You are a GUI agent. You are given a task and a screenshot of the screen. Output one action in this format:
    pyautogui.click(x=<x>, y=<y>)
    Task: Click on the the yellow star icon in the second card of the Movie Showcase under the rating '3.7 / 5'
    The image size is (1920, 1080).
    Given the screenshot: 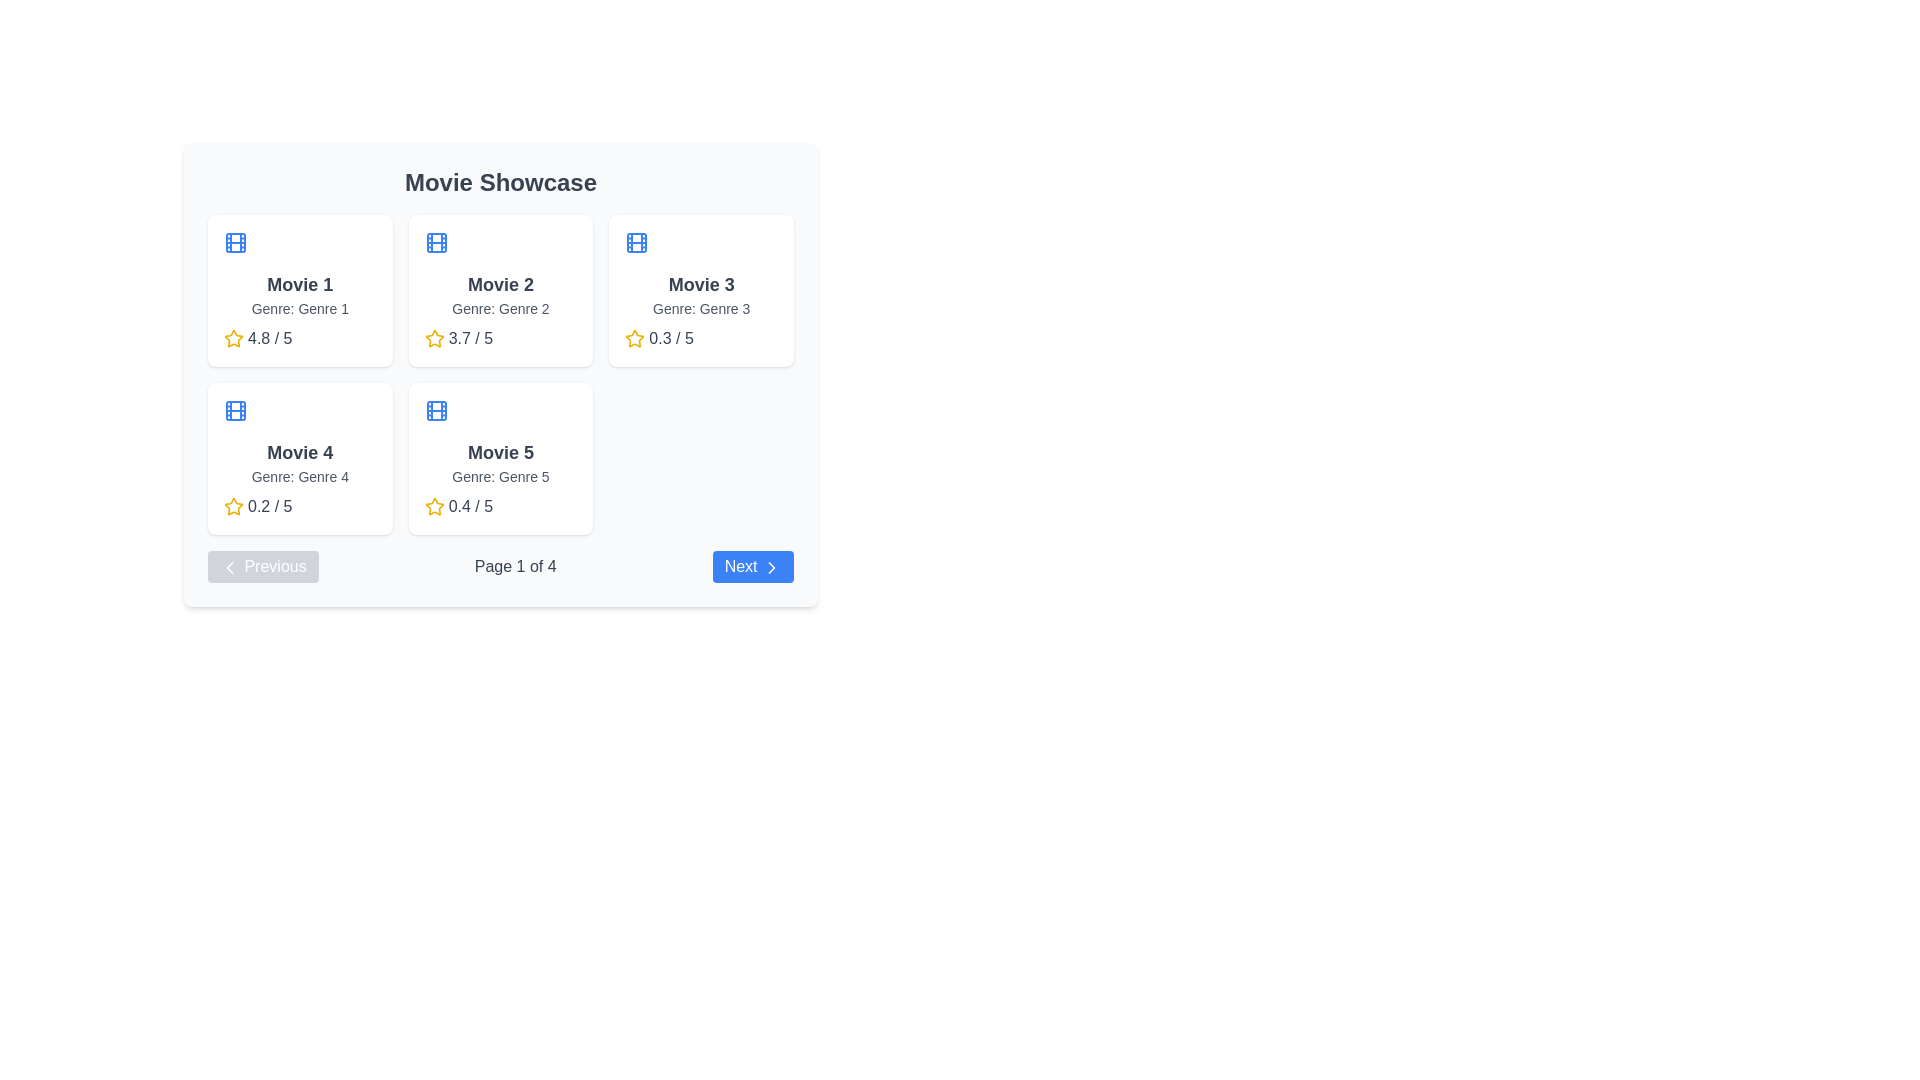 What is the action you would take?
    pyautogui.click(x=433, y=338)
    